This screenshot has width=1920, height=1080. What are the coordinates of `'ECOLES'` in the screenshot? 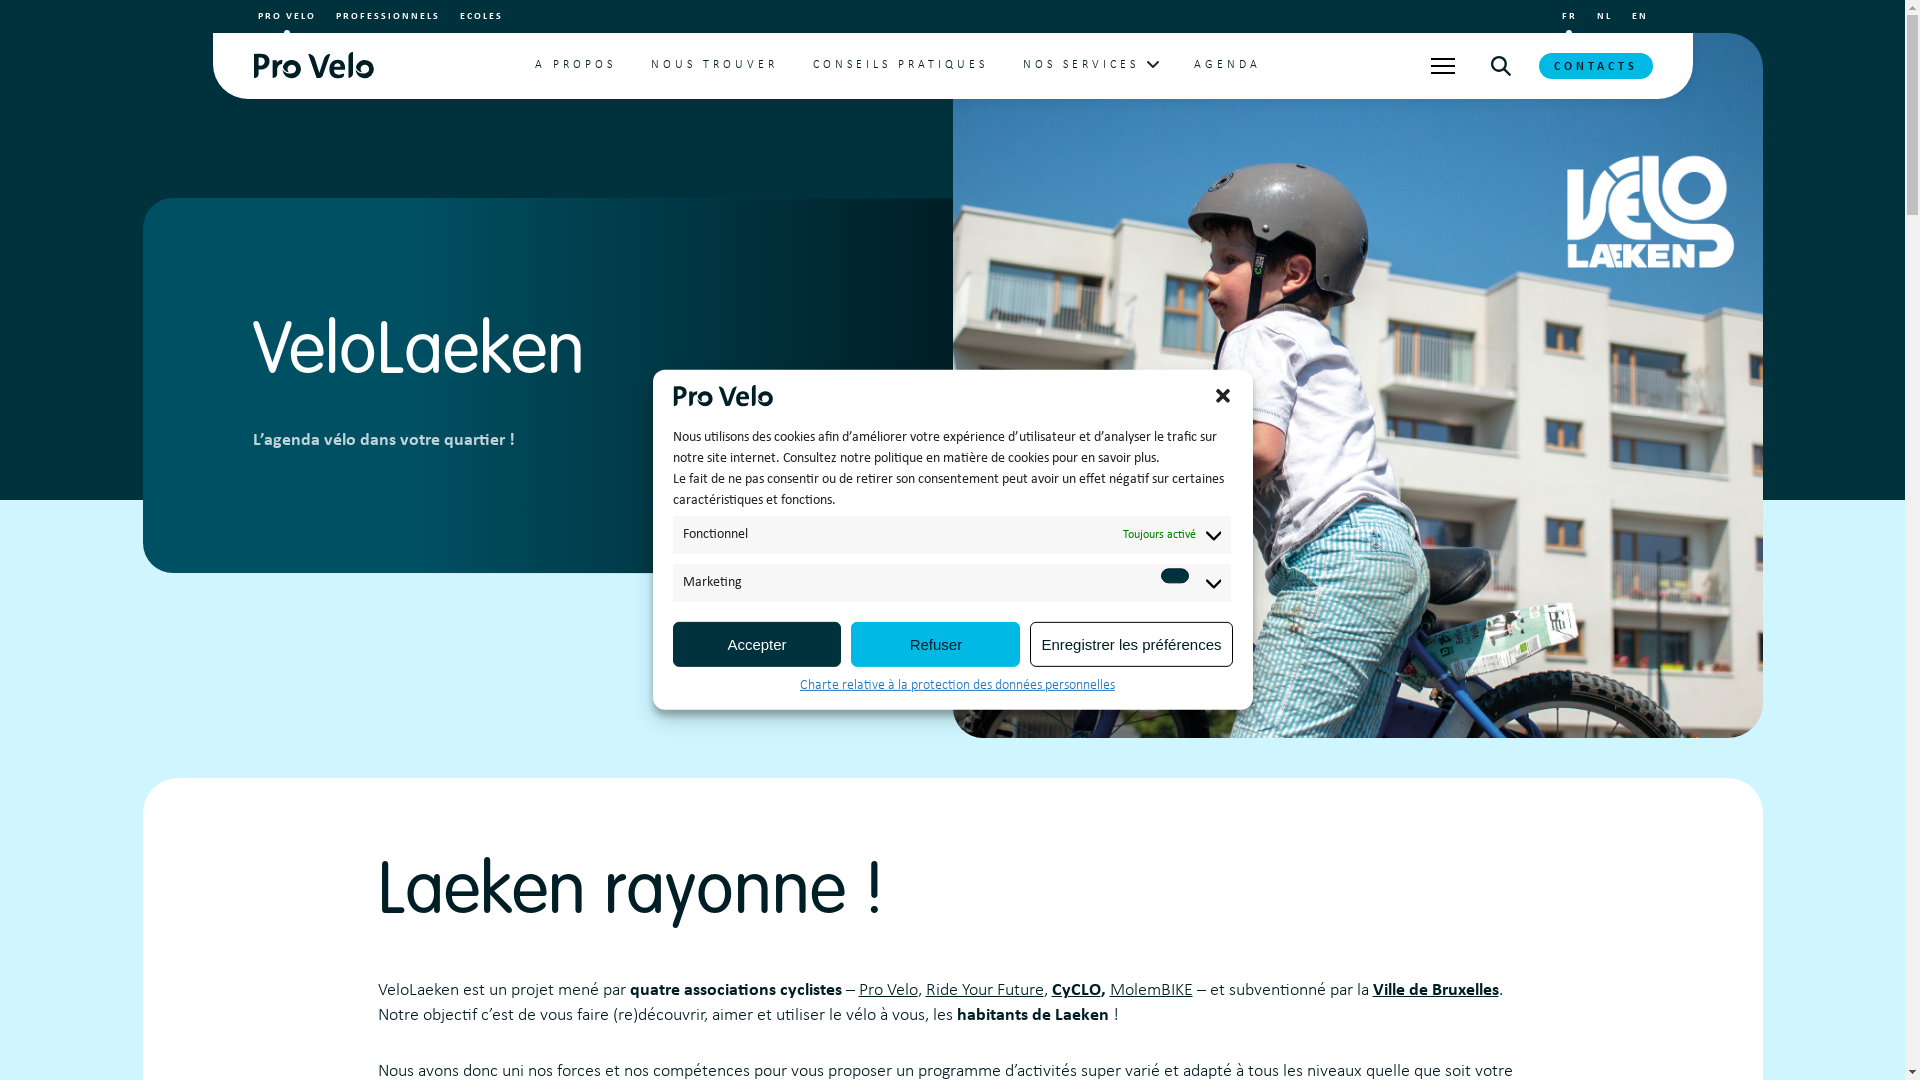 It's located at (481, 16).